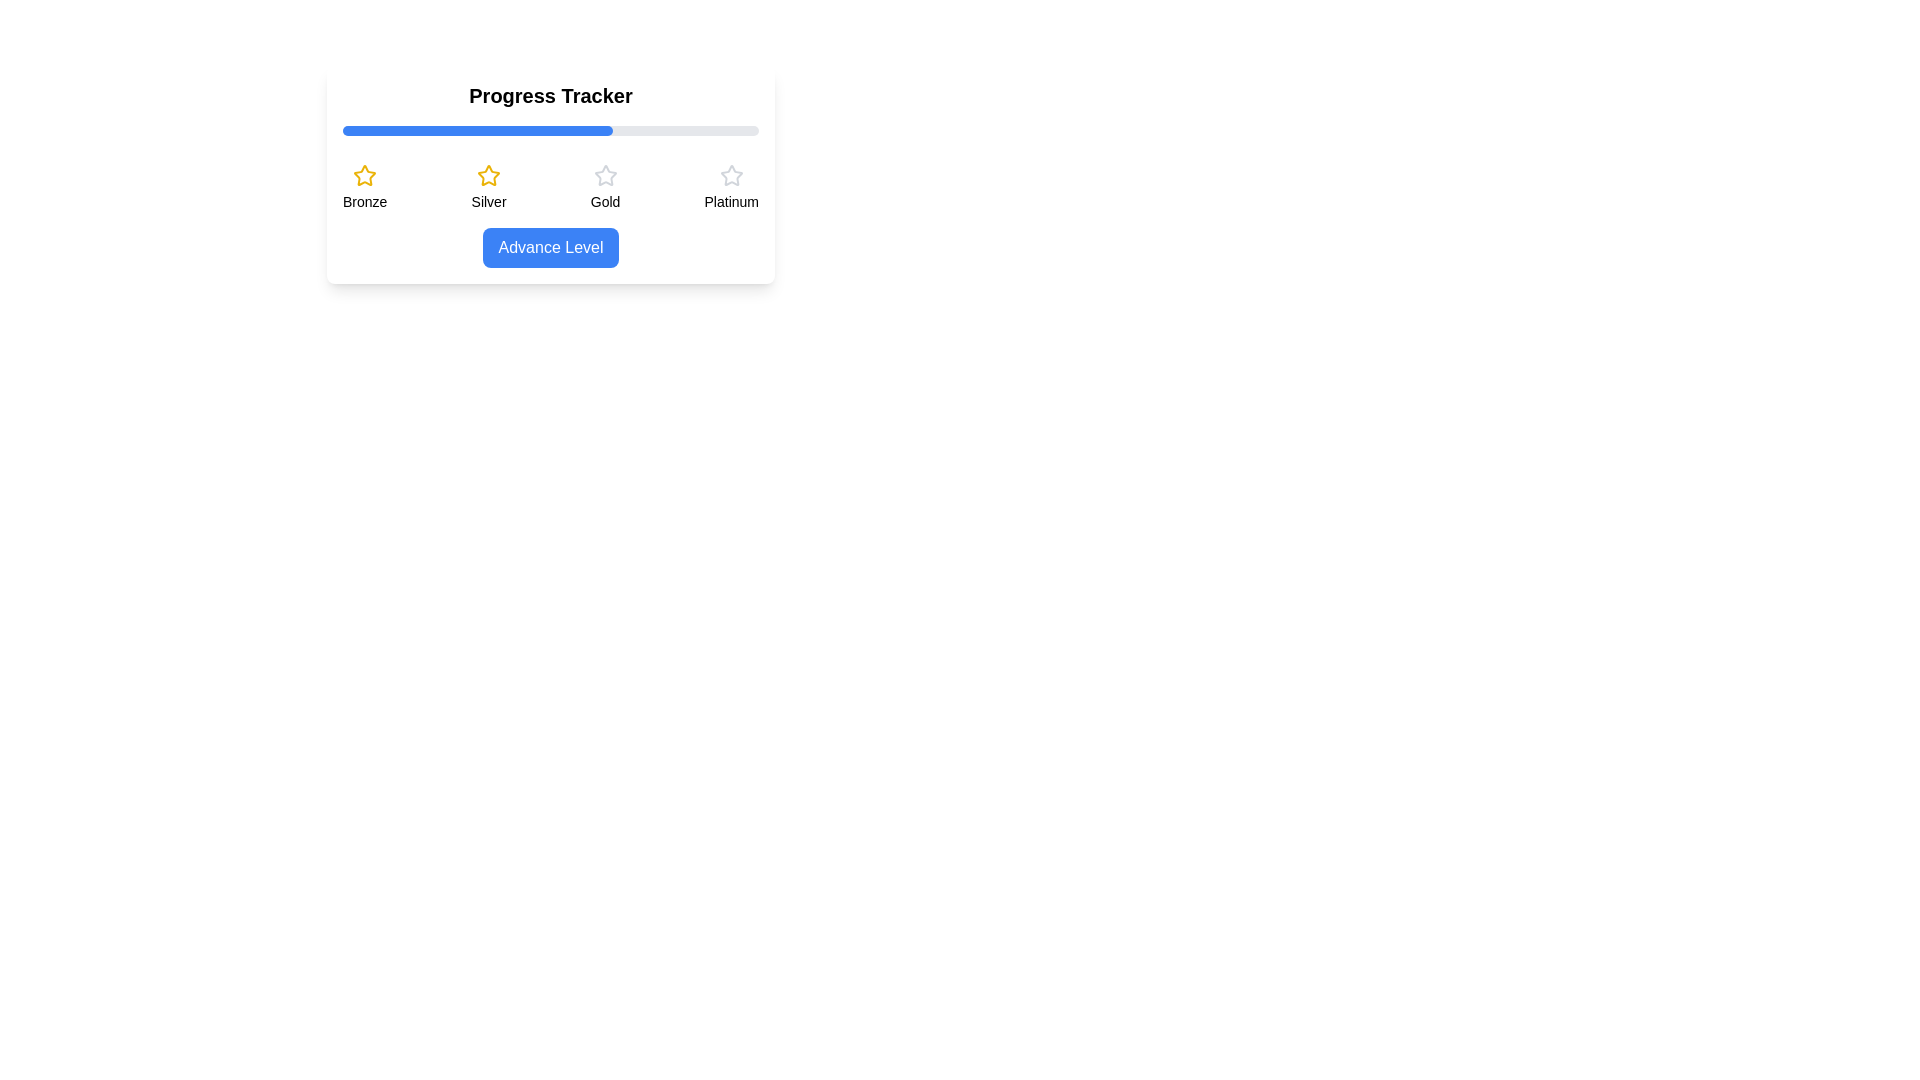 Image resolution: width=1920 pixels, height=1080 pixels. What do you see at coordinates (365, 175) in the screenshot?
I see `the decorative star-shaped icon representing a bronze-level status to access the associated text below it` at bounding box center [365, 175].